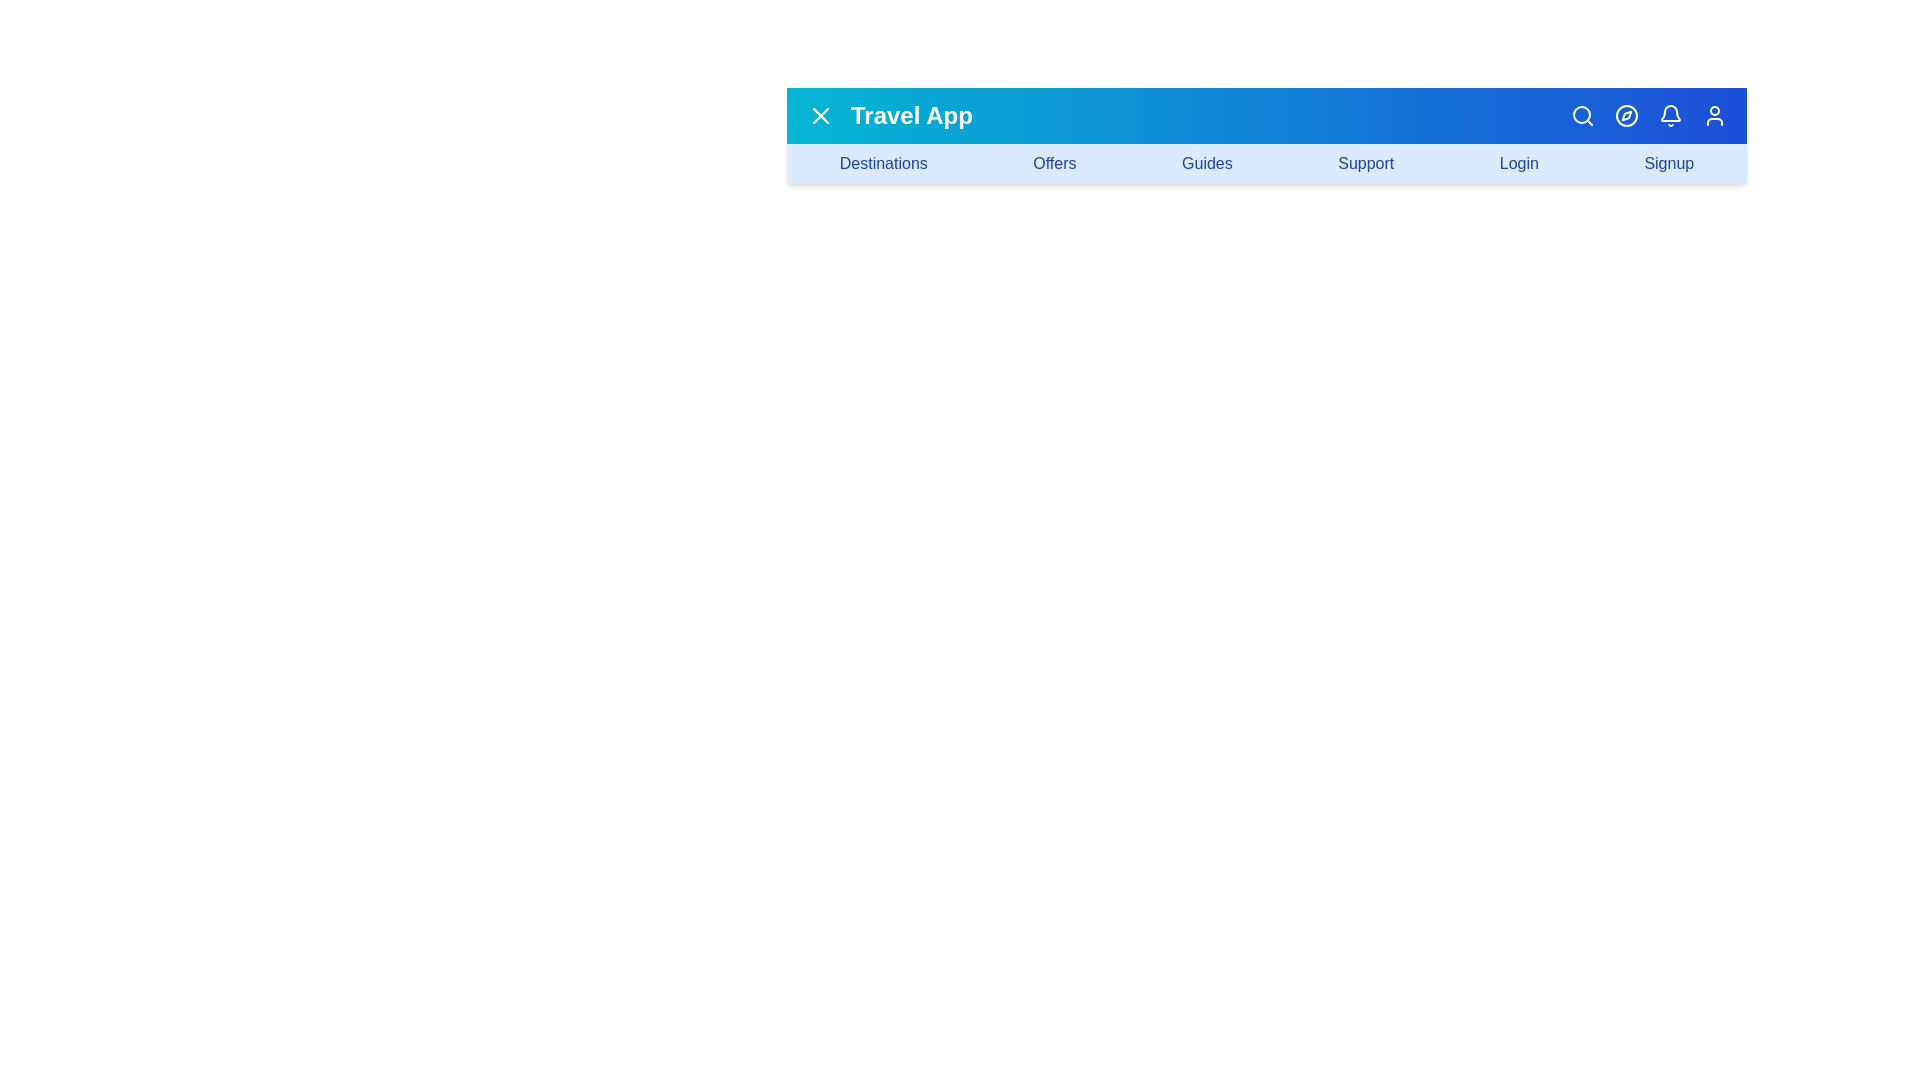 The image size is (1920, 1080). What do you see at coordinates (882, 163) in the screenshot?
I see `the menu item Destinations to observe visual feedback` at bounding box center [882, 163].